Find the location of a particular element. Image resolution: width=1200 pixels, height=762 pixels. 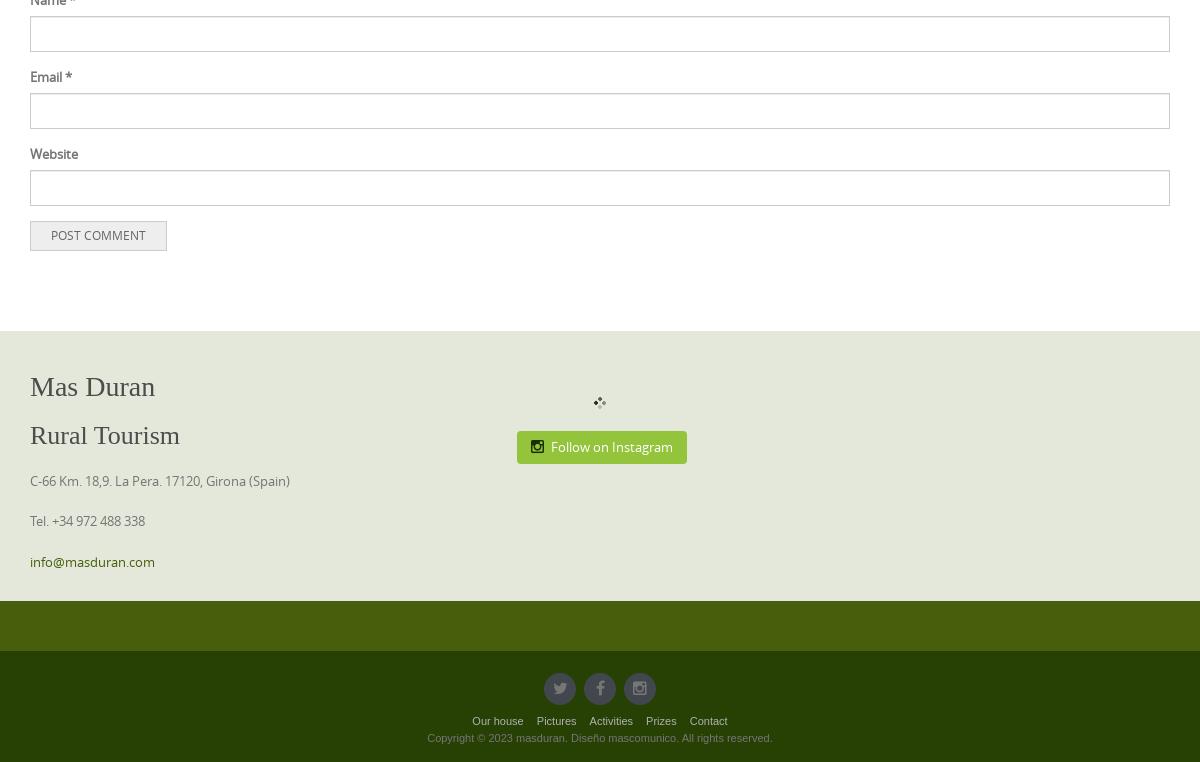

'Tel. +34 972 488 338' is located at coordinates (87, 519).